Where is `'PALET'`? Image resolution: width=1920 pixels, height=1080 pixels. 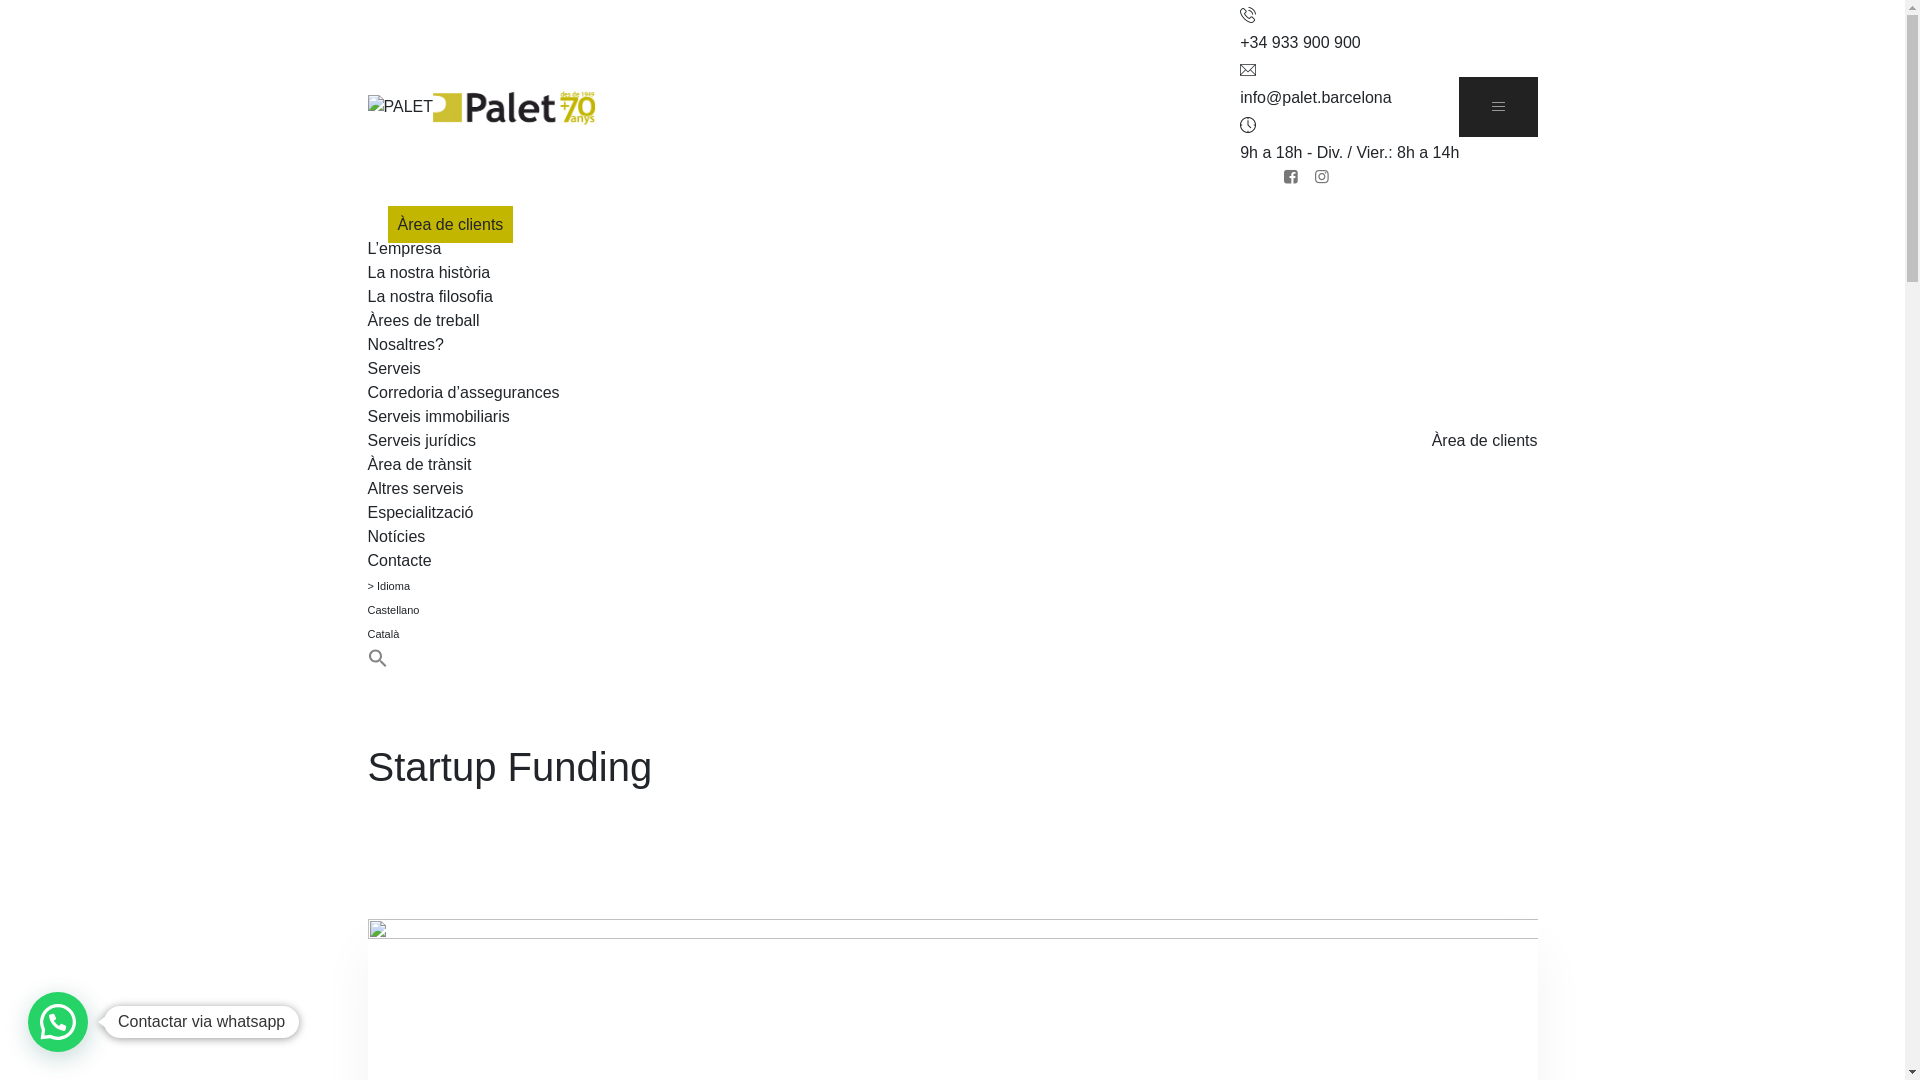
'PALET' is located at coordinates (400, 105).